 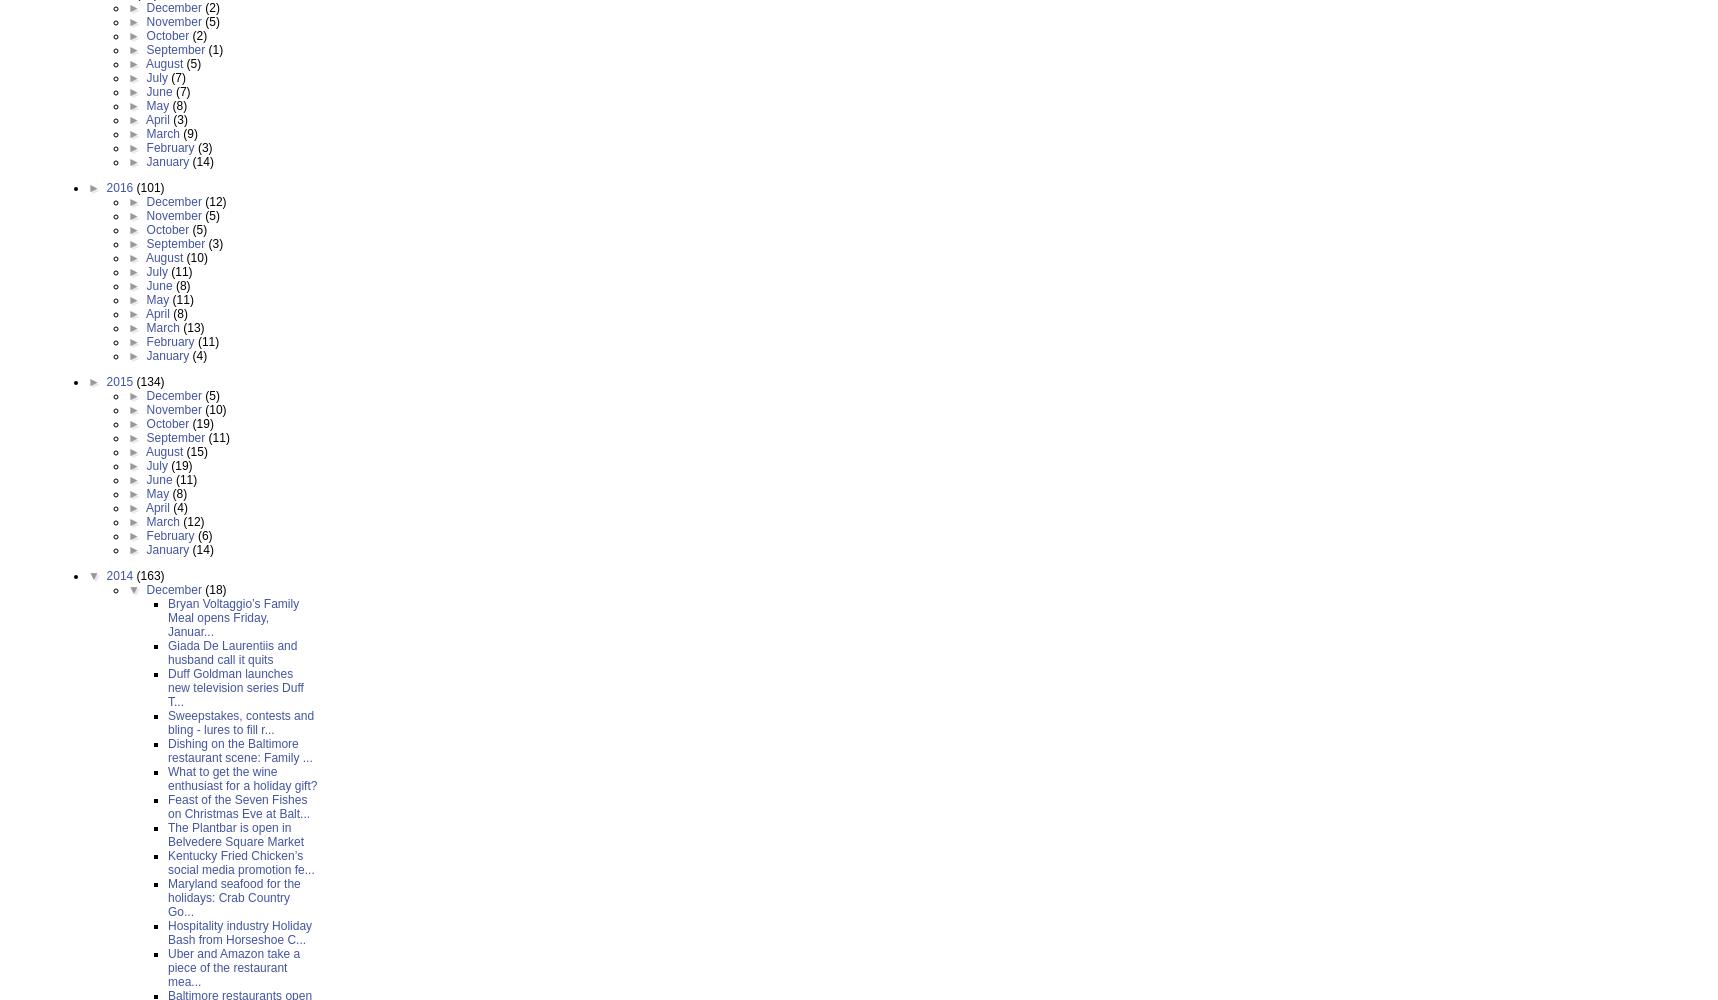 I want to click on 'What to get the wine enthusiast for a holiday gift?', so click(x=168, y=779).